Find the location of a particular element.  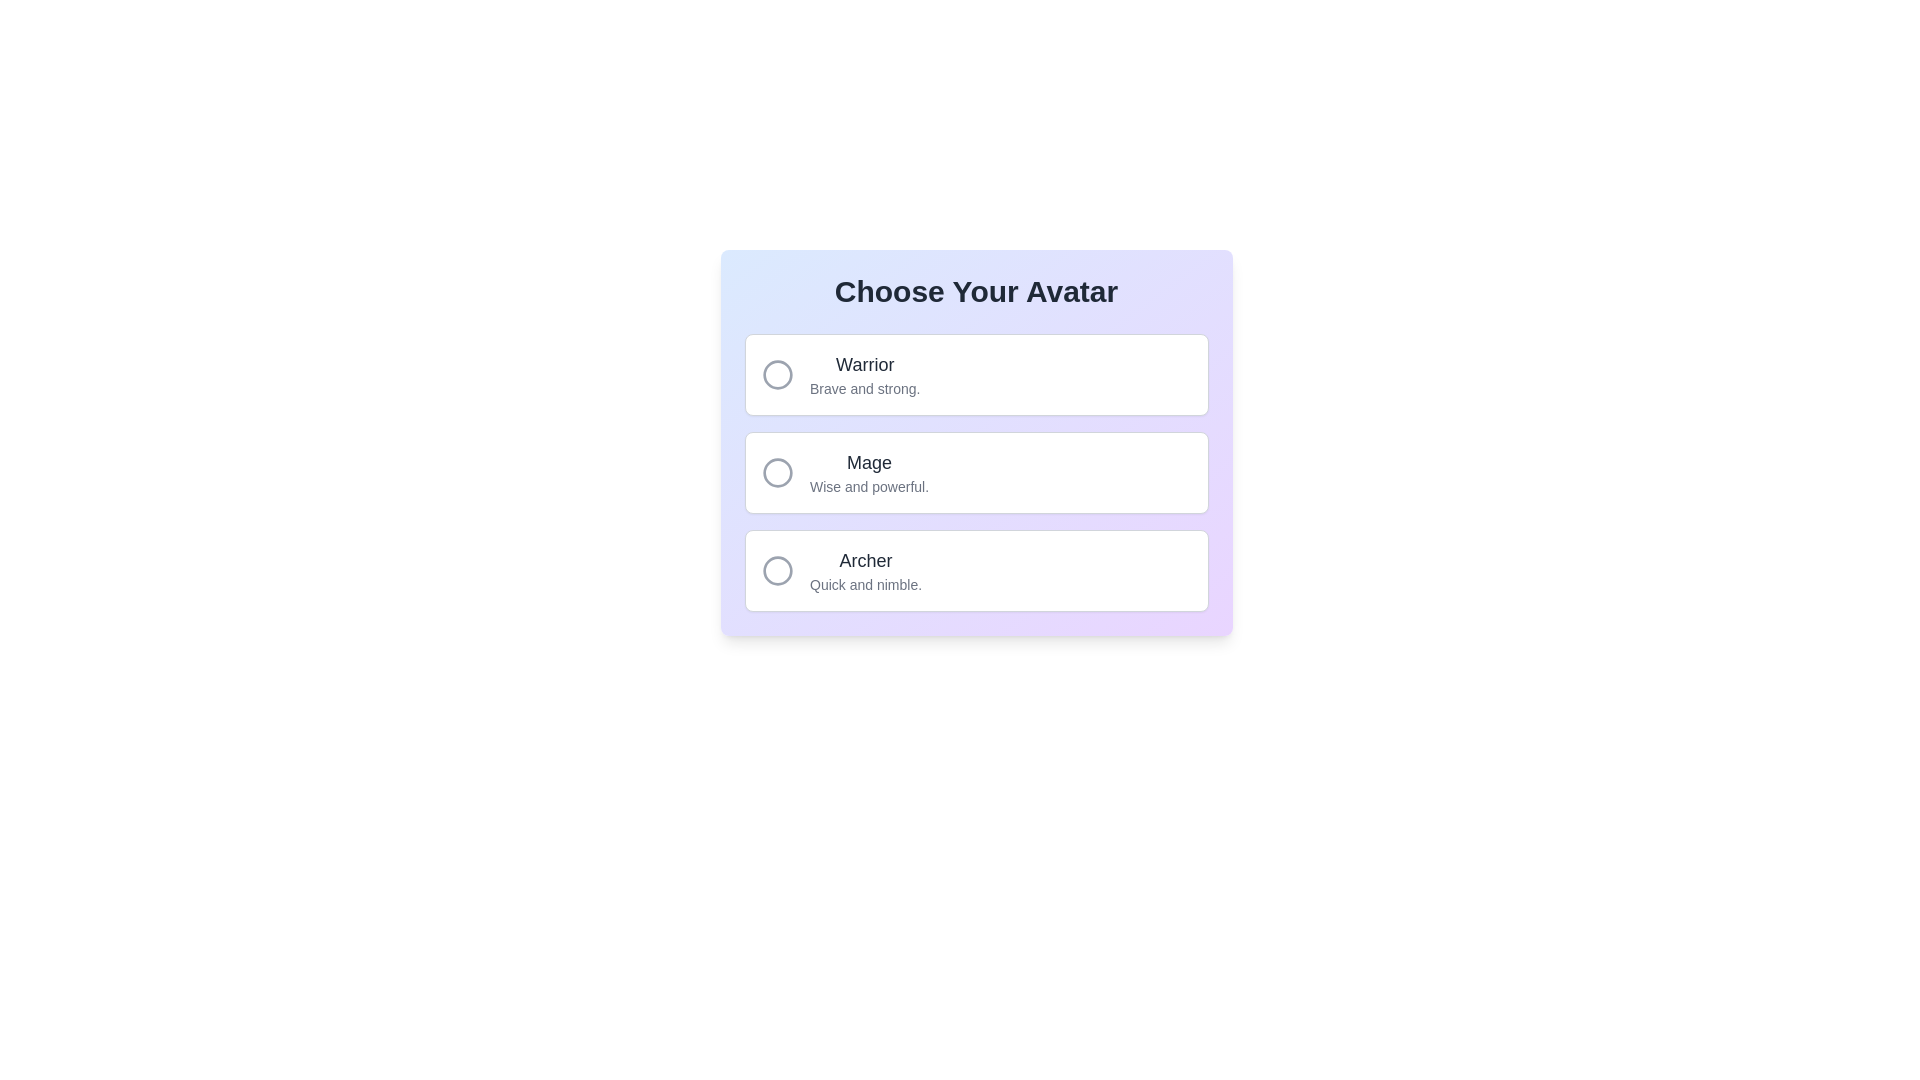

the text label displaying 'Warrior', which is styled in bold font and positioned above the description 'Brave and strong.' in the avatar selection list is located at coordinates (864, 365).